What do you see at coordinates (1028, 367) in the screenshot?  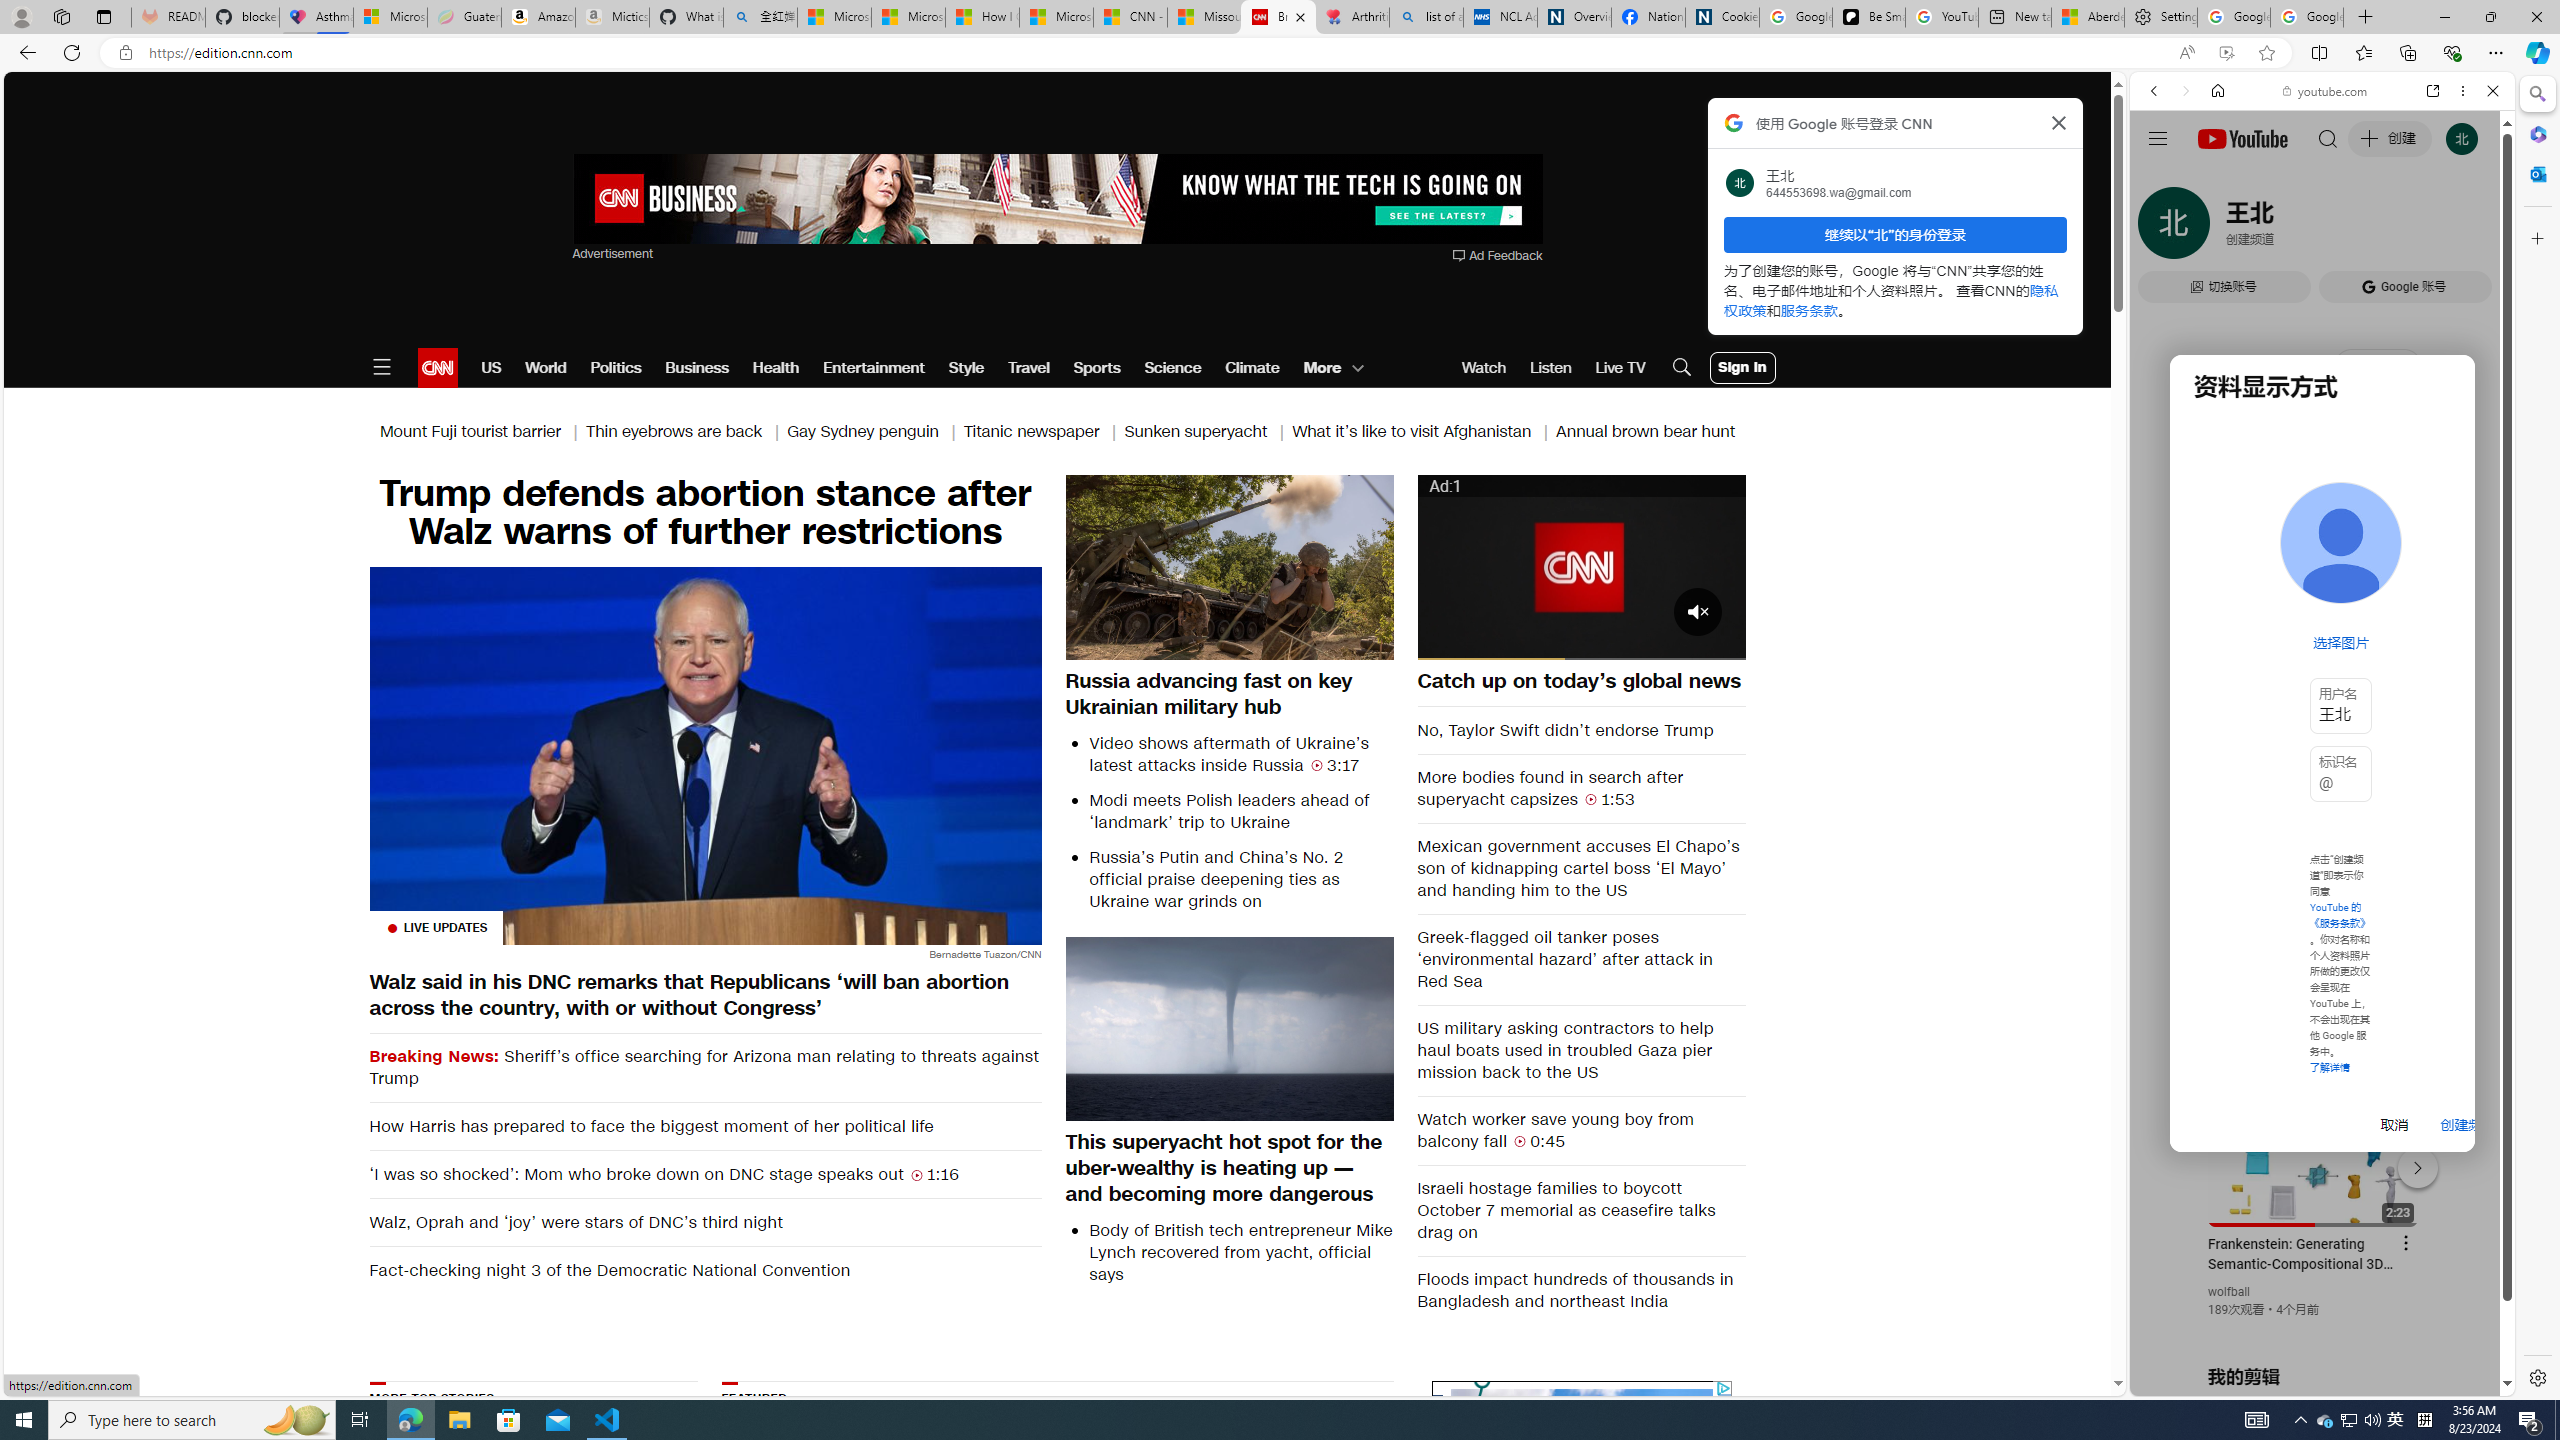 I see `'Travel'` at bounding box center [1028, 367].